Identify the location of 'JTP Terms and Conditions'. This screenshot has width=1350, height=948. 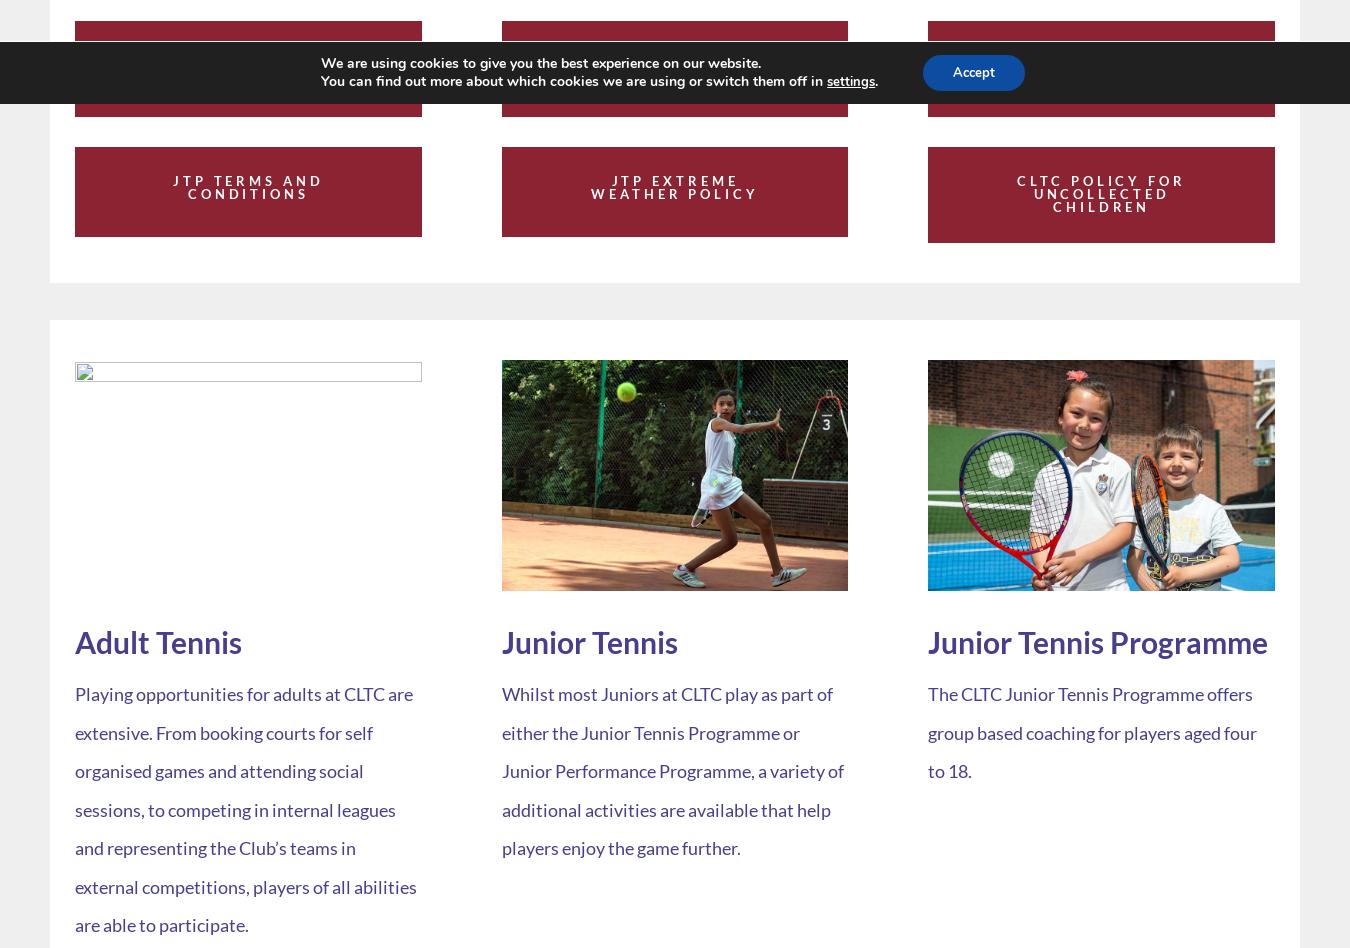
(246, 186).